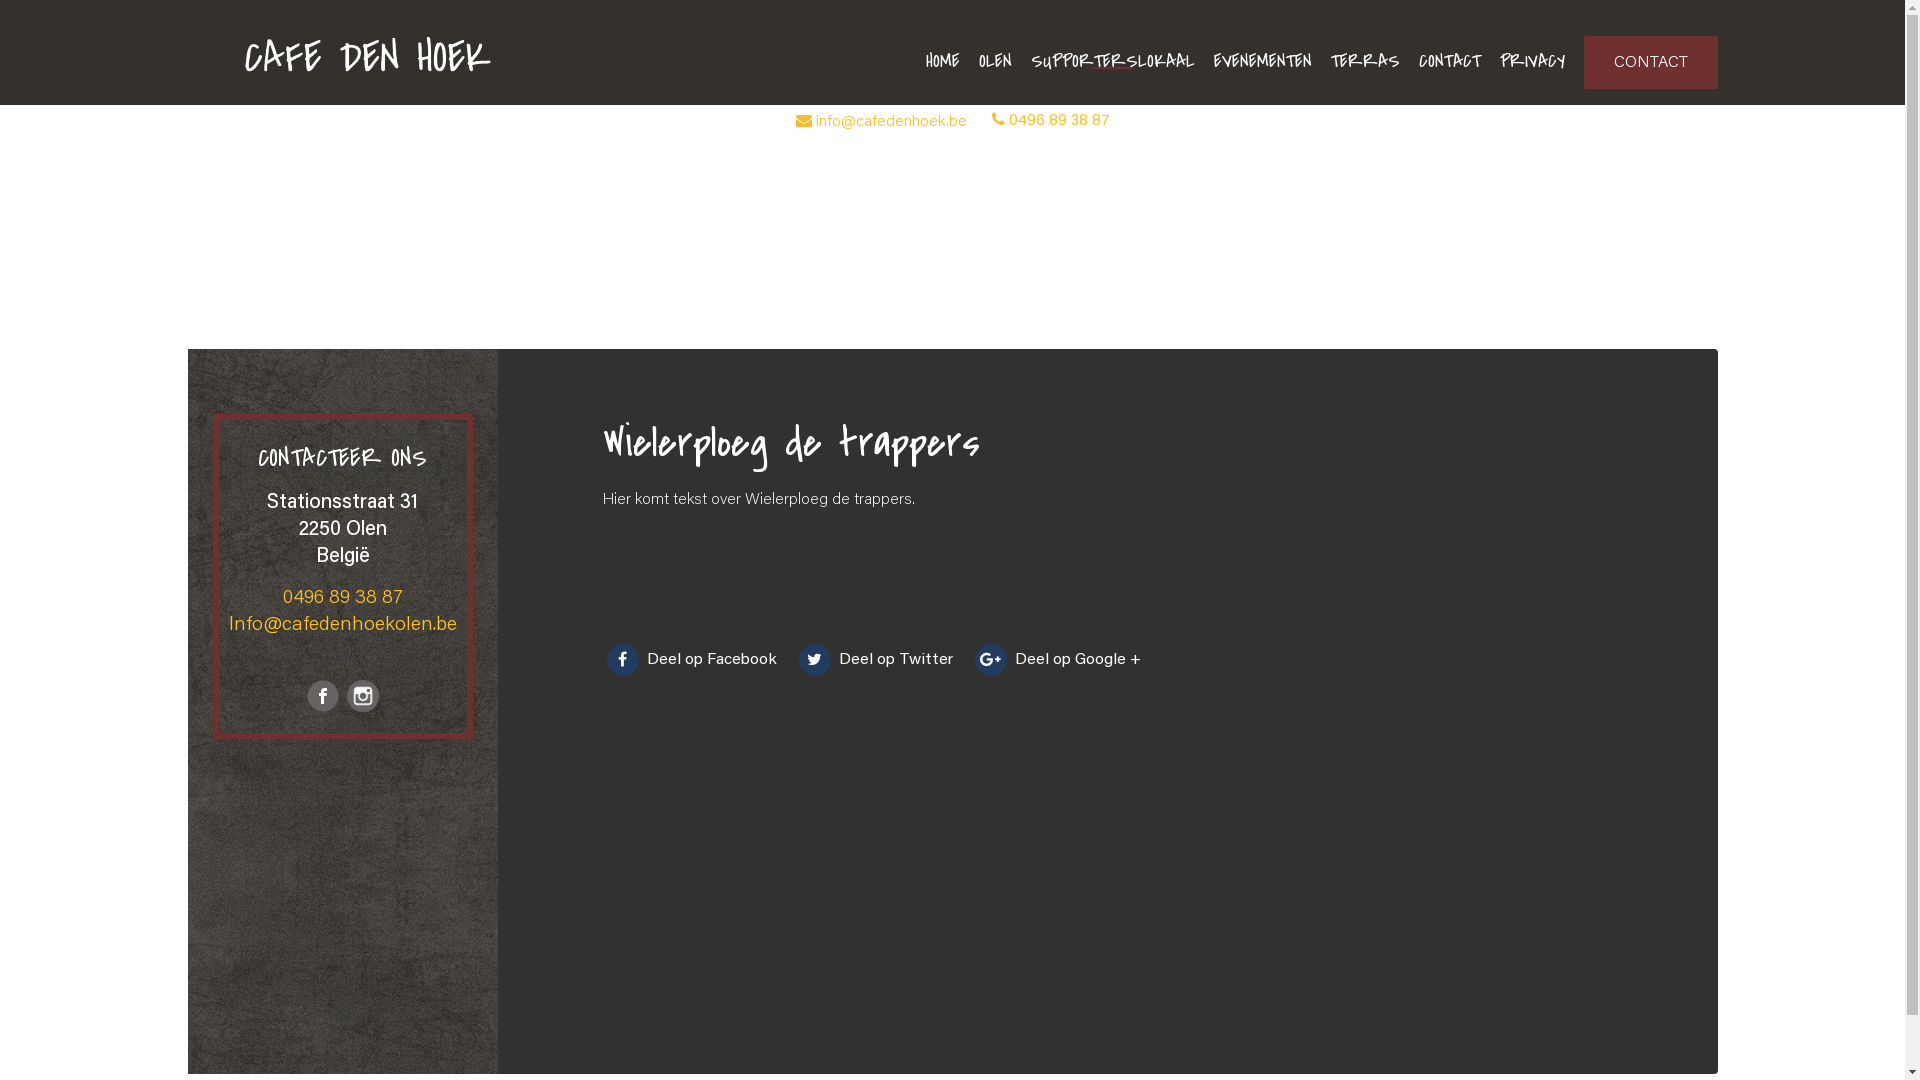  I want to click on 'info@cafedenhoek.be', so click(890, 122).